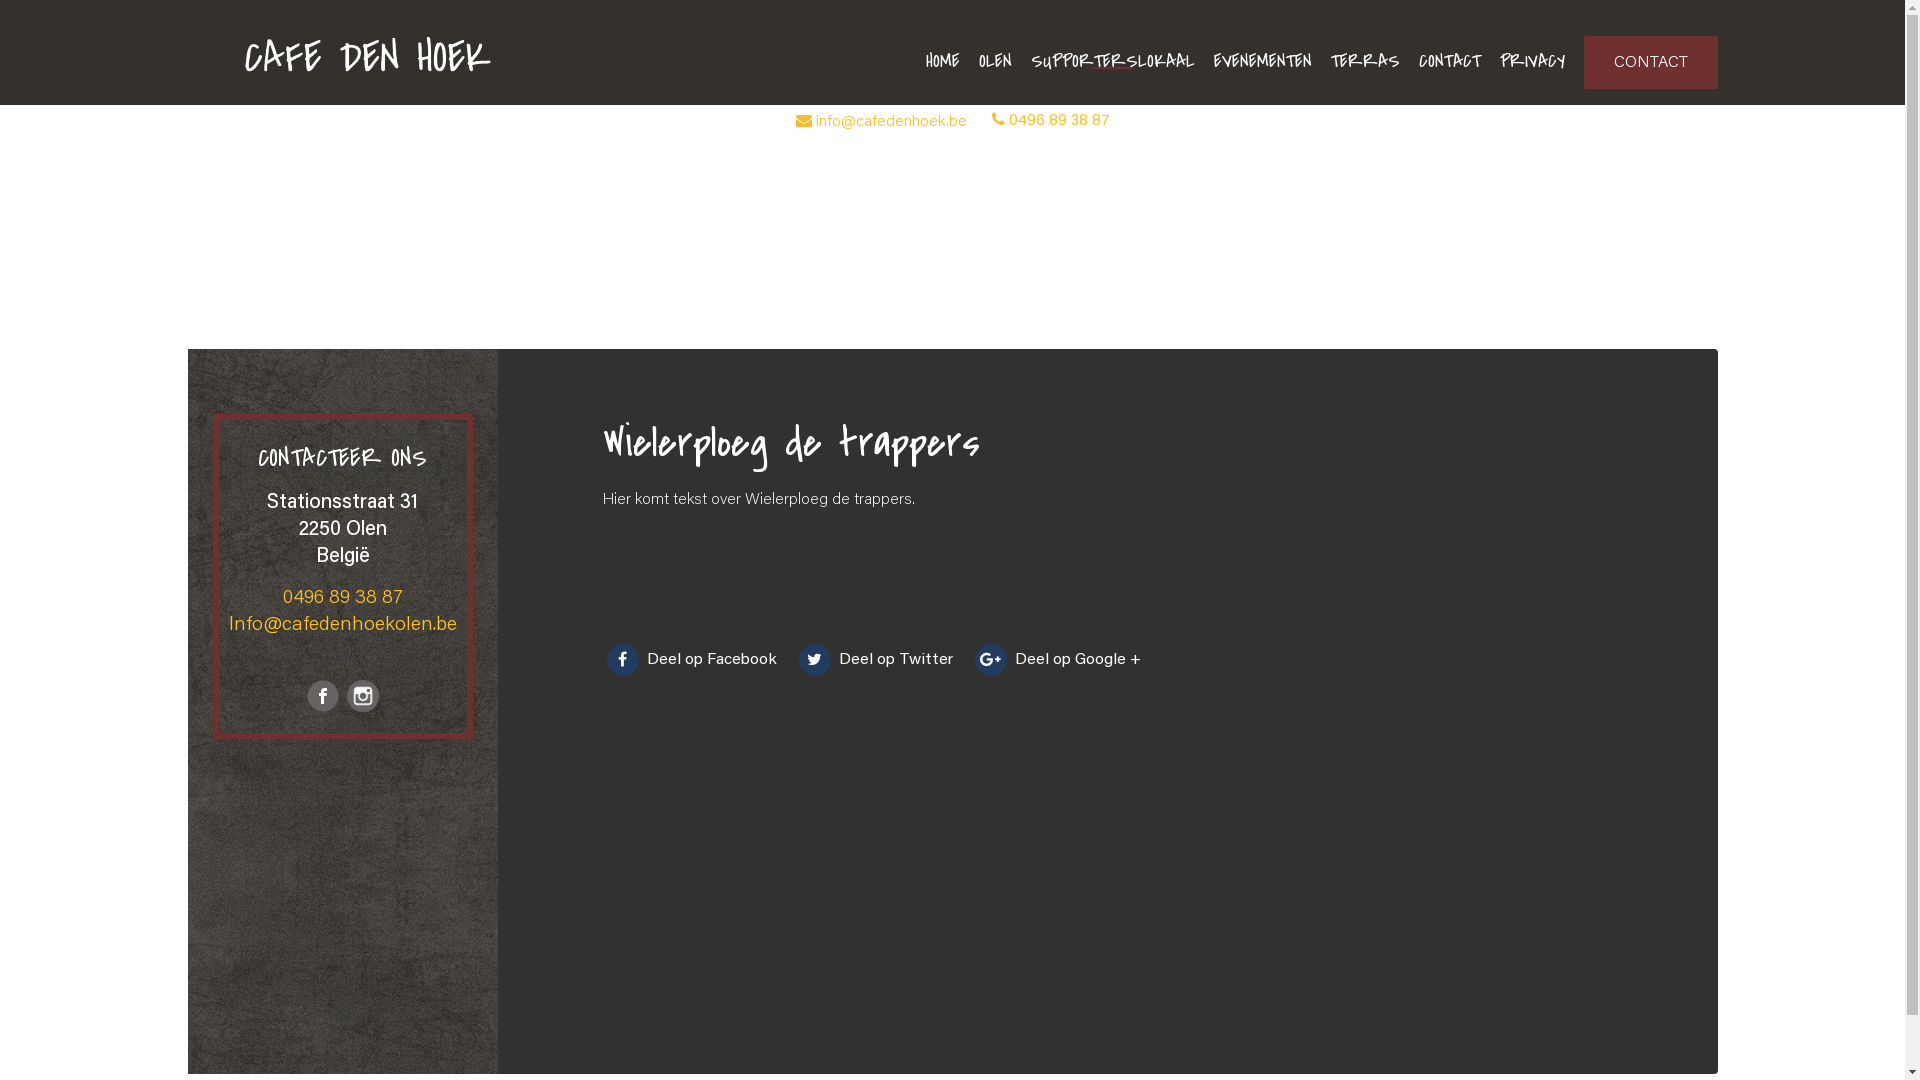  I want to click on 'info@cafedenhoek.be', so click(890, 122).